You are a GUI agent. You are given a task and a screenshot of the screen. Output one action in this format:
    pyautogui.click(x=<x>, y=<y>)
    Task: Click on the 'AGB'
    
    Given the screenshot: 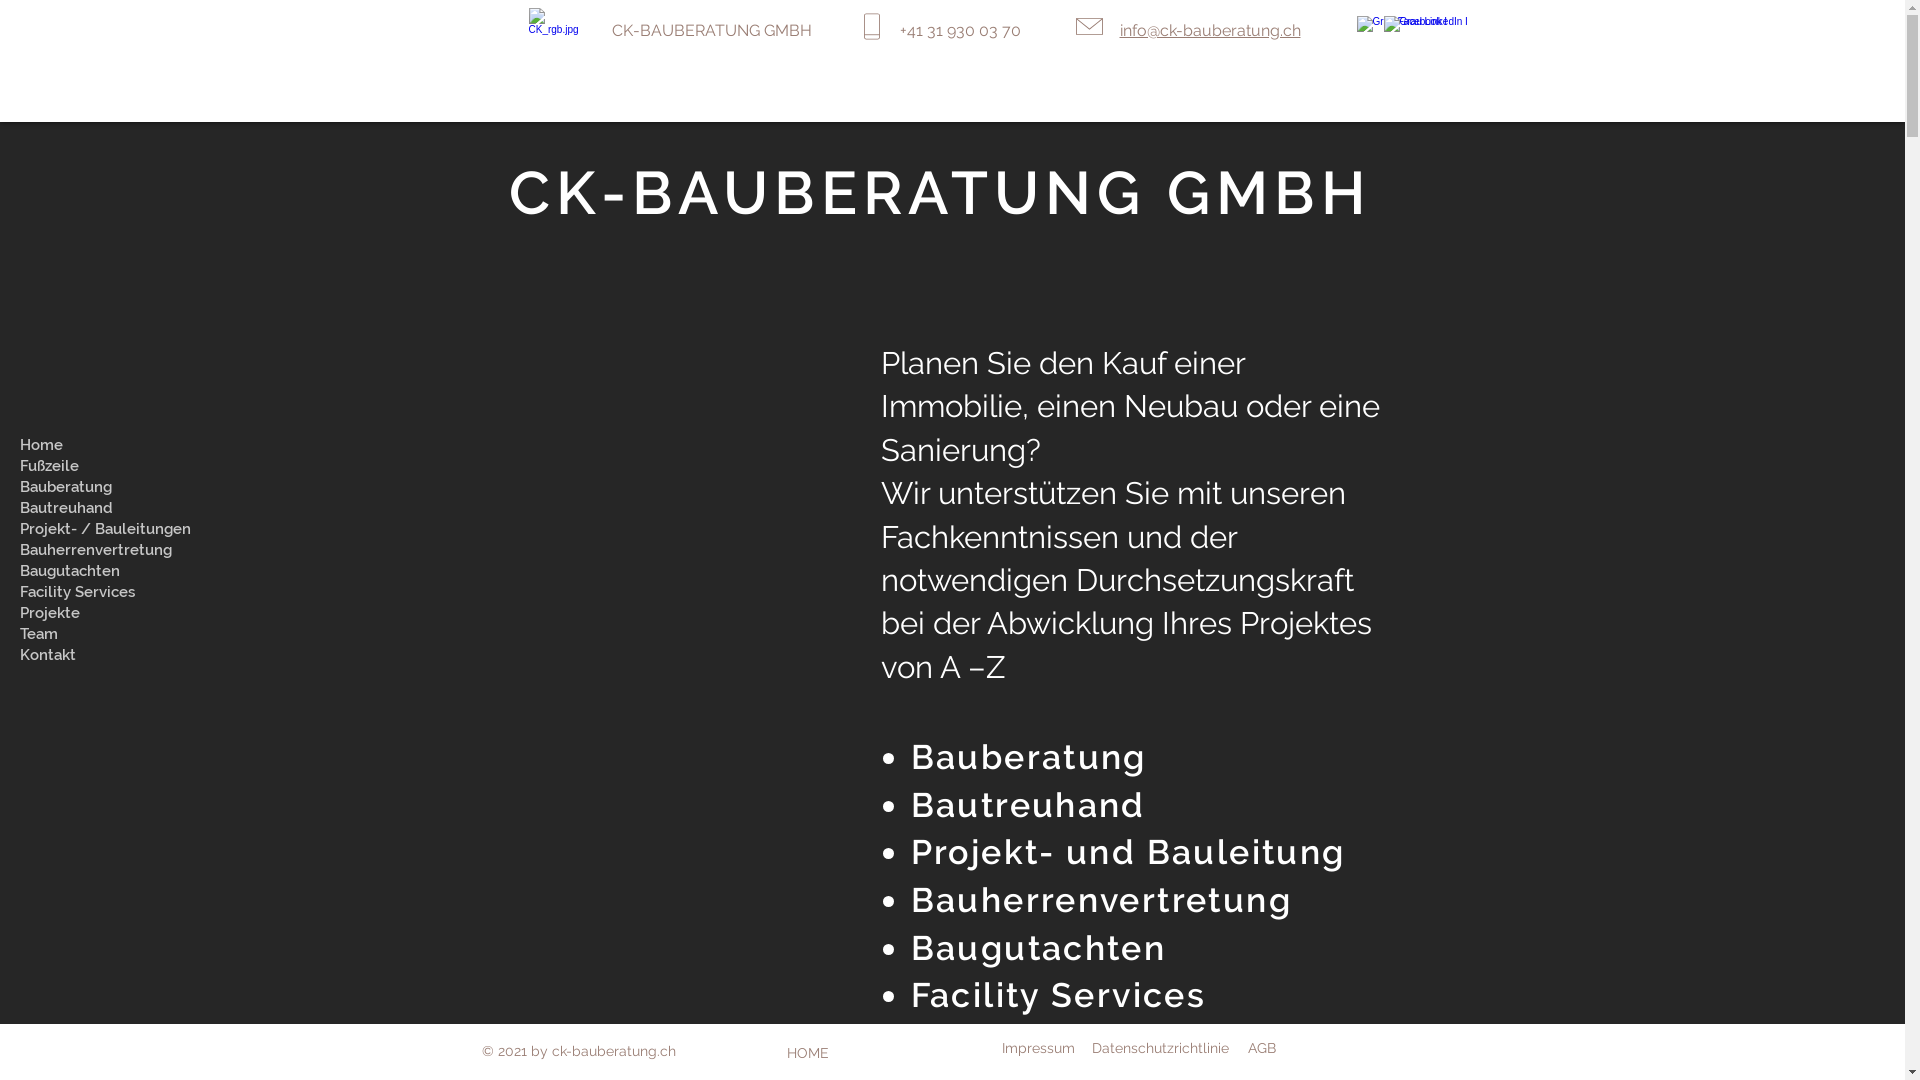 What is the action you would take?
    pyautogui.click(x=1261, y=1047)
    